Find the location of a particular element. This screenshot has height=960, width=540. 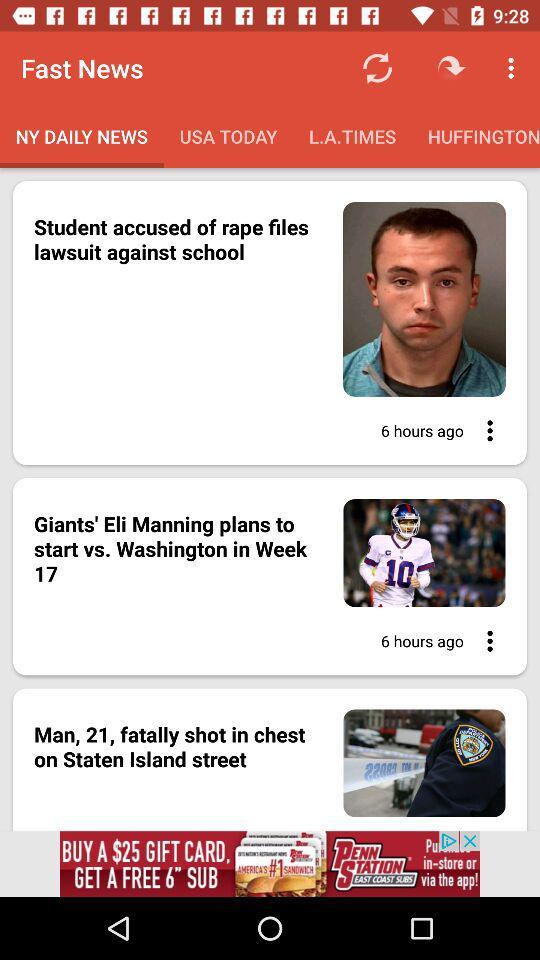

menu icon is located at coordinates (483, 430).